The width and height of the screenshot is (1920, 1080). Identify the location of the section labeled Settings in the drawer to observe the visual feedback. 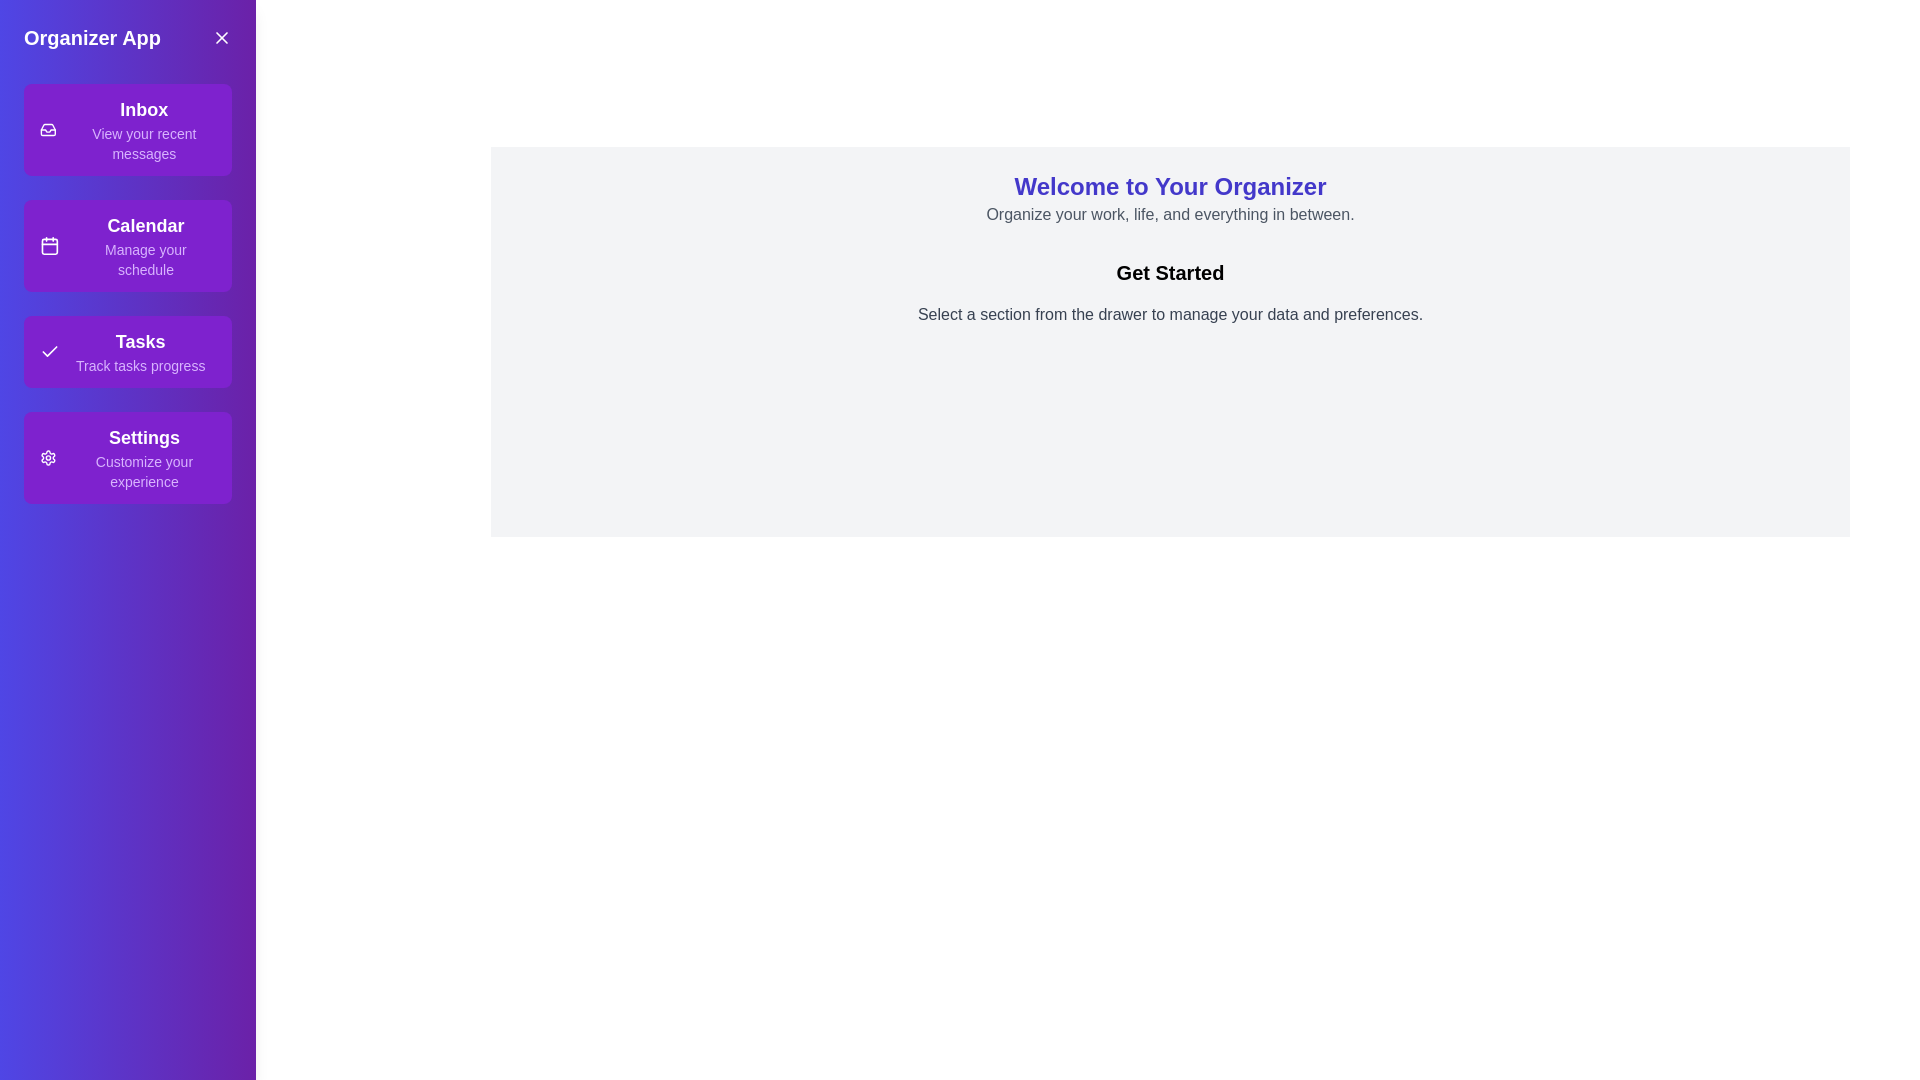
(127, 458).